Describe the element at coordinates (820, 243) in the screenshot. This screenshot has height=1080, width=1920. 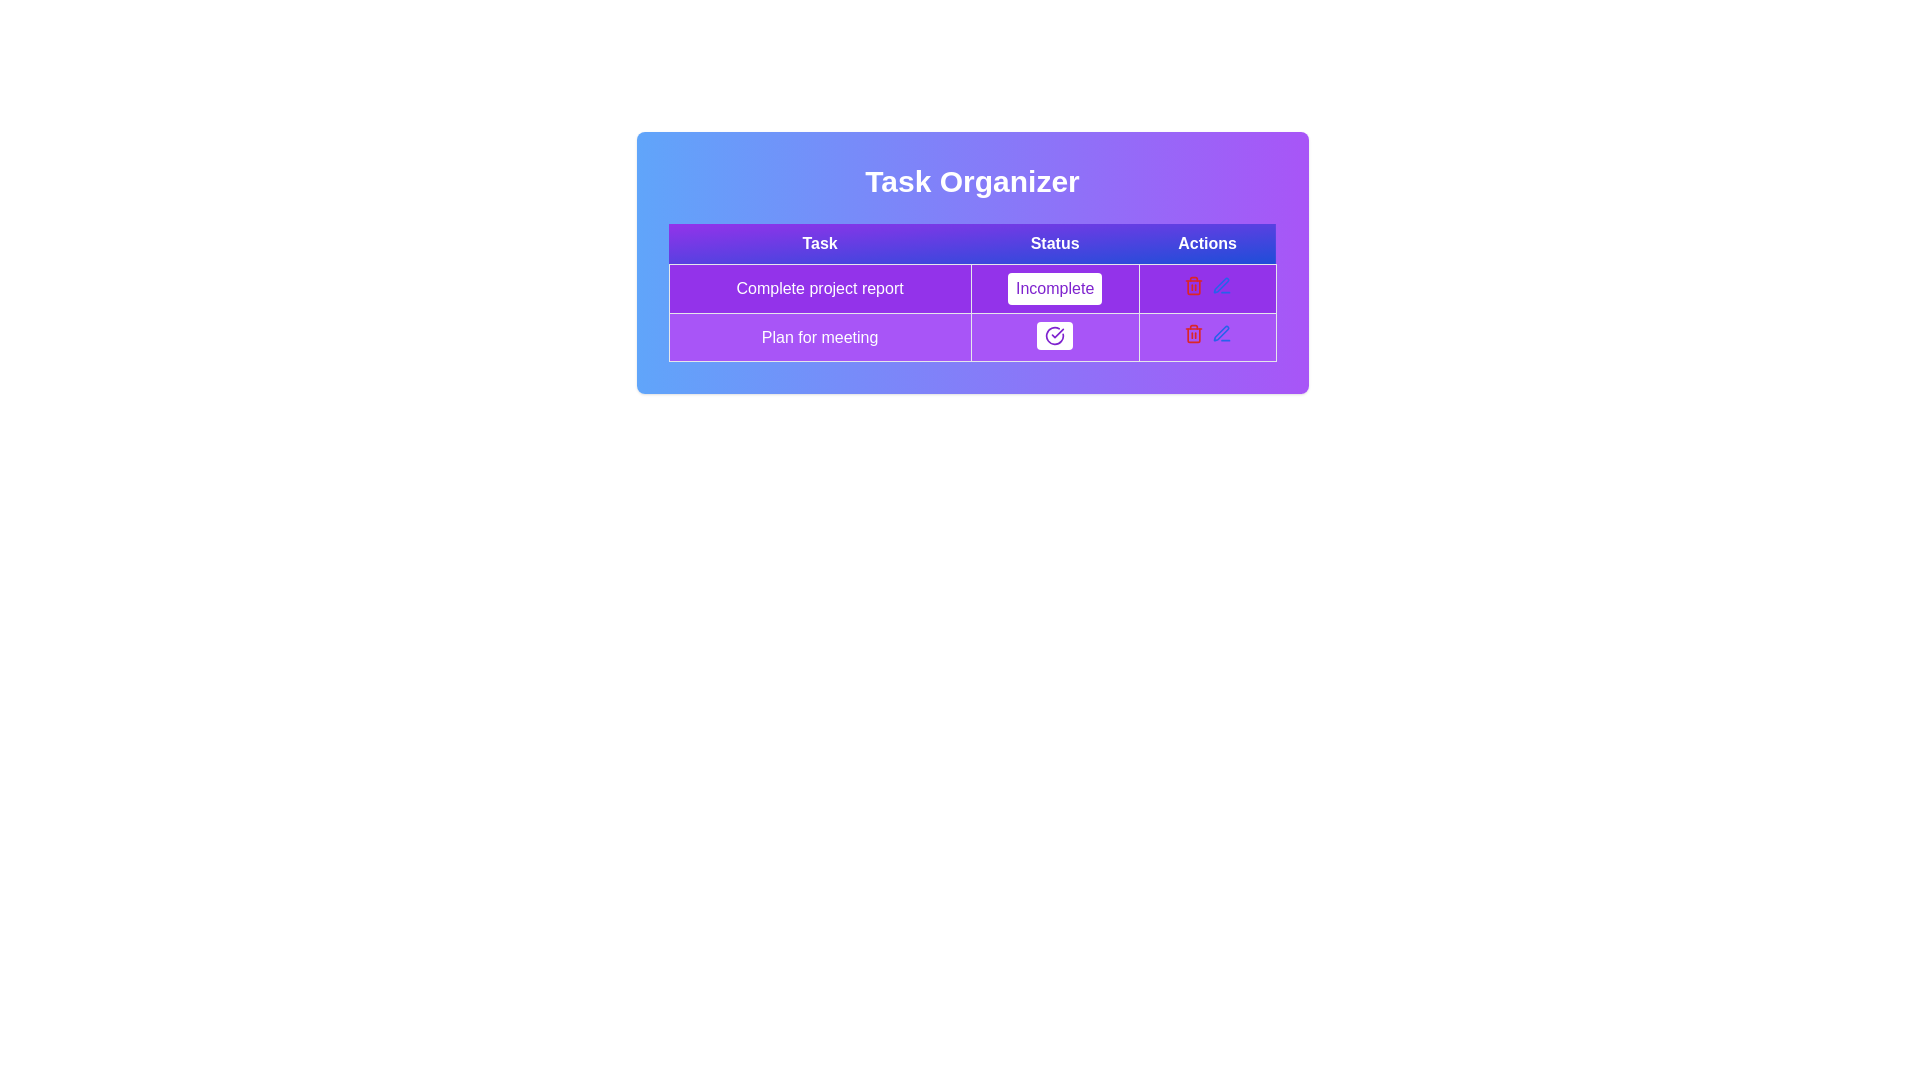
I see `the 'Task' header label in the task organizer interface, which is located at the top-left area of the header among the labels 'Status' and 'Actions'` at that location.